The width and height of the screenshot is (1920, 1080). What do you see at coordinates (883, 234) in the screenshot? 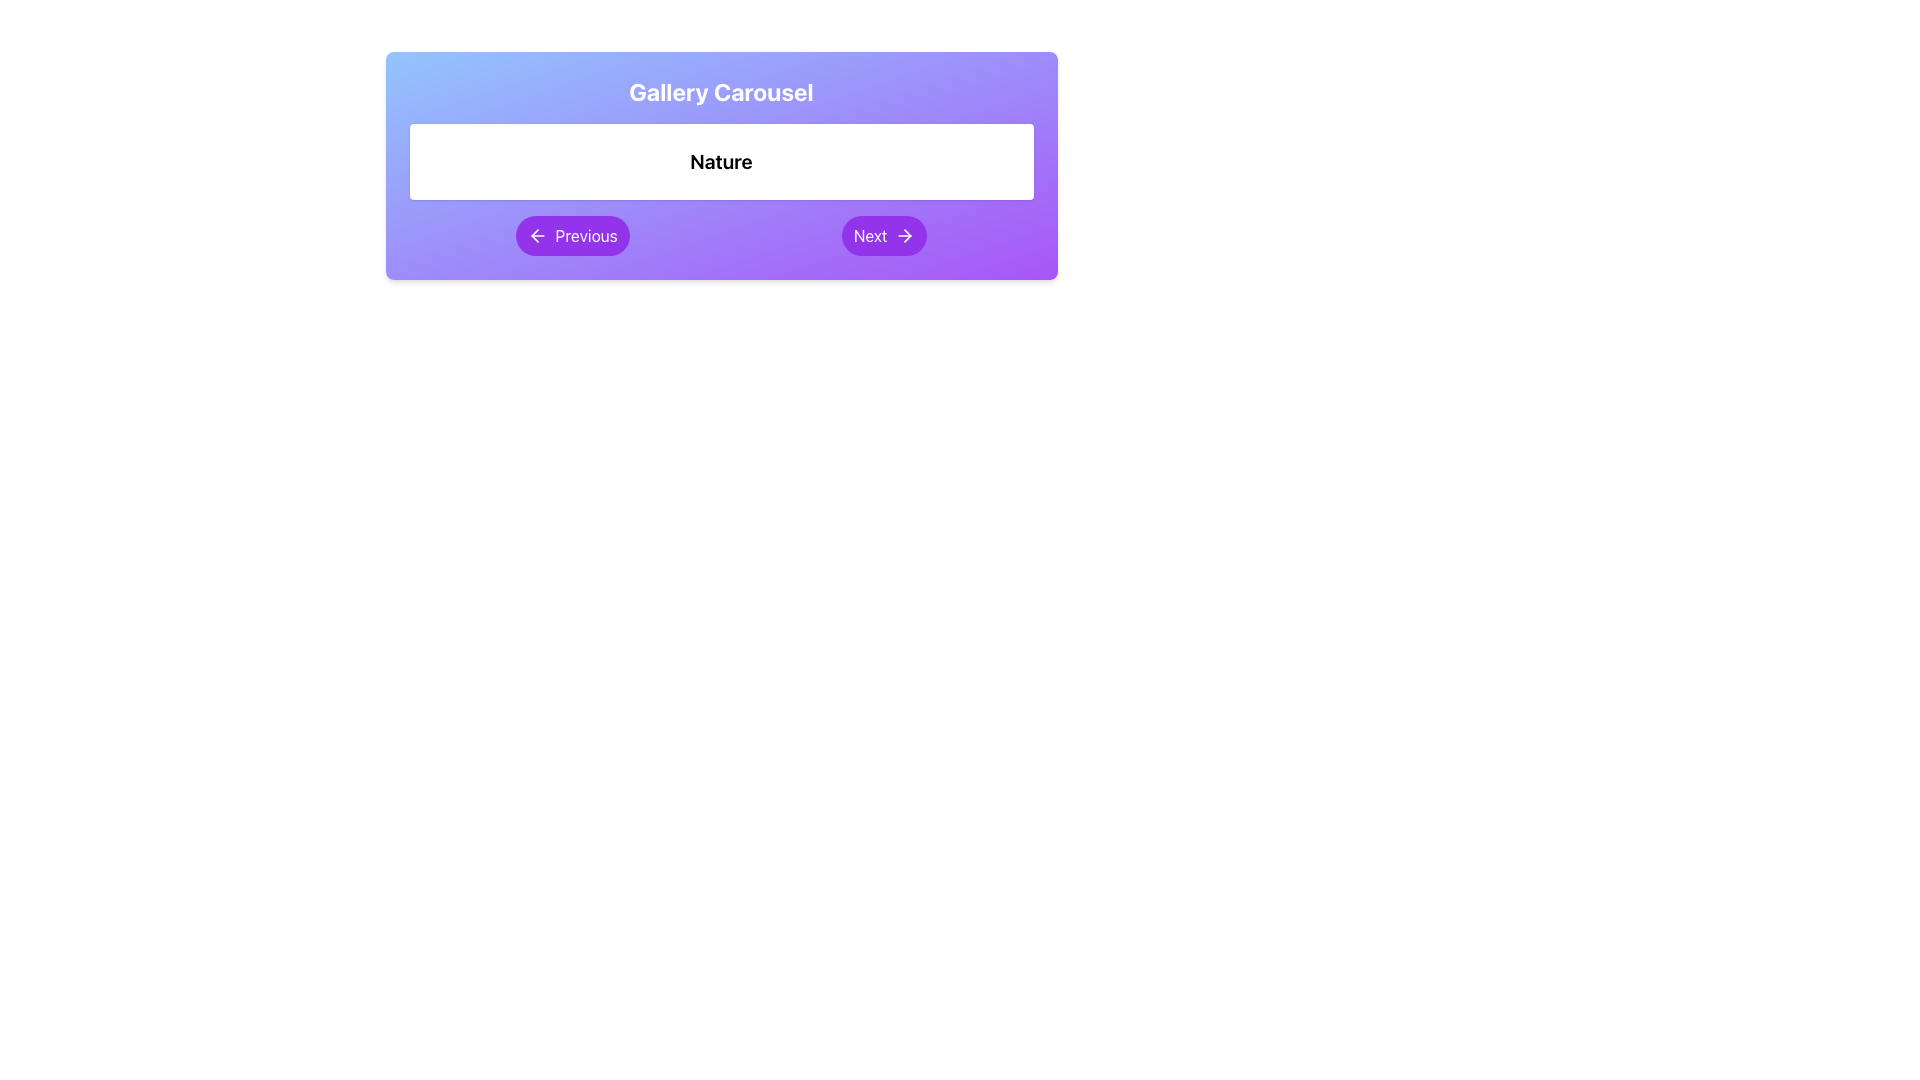
I see `the 'Next' button in the carousel navigation section` at bounding box center [883, 234].